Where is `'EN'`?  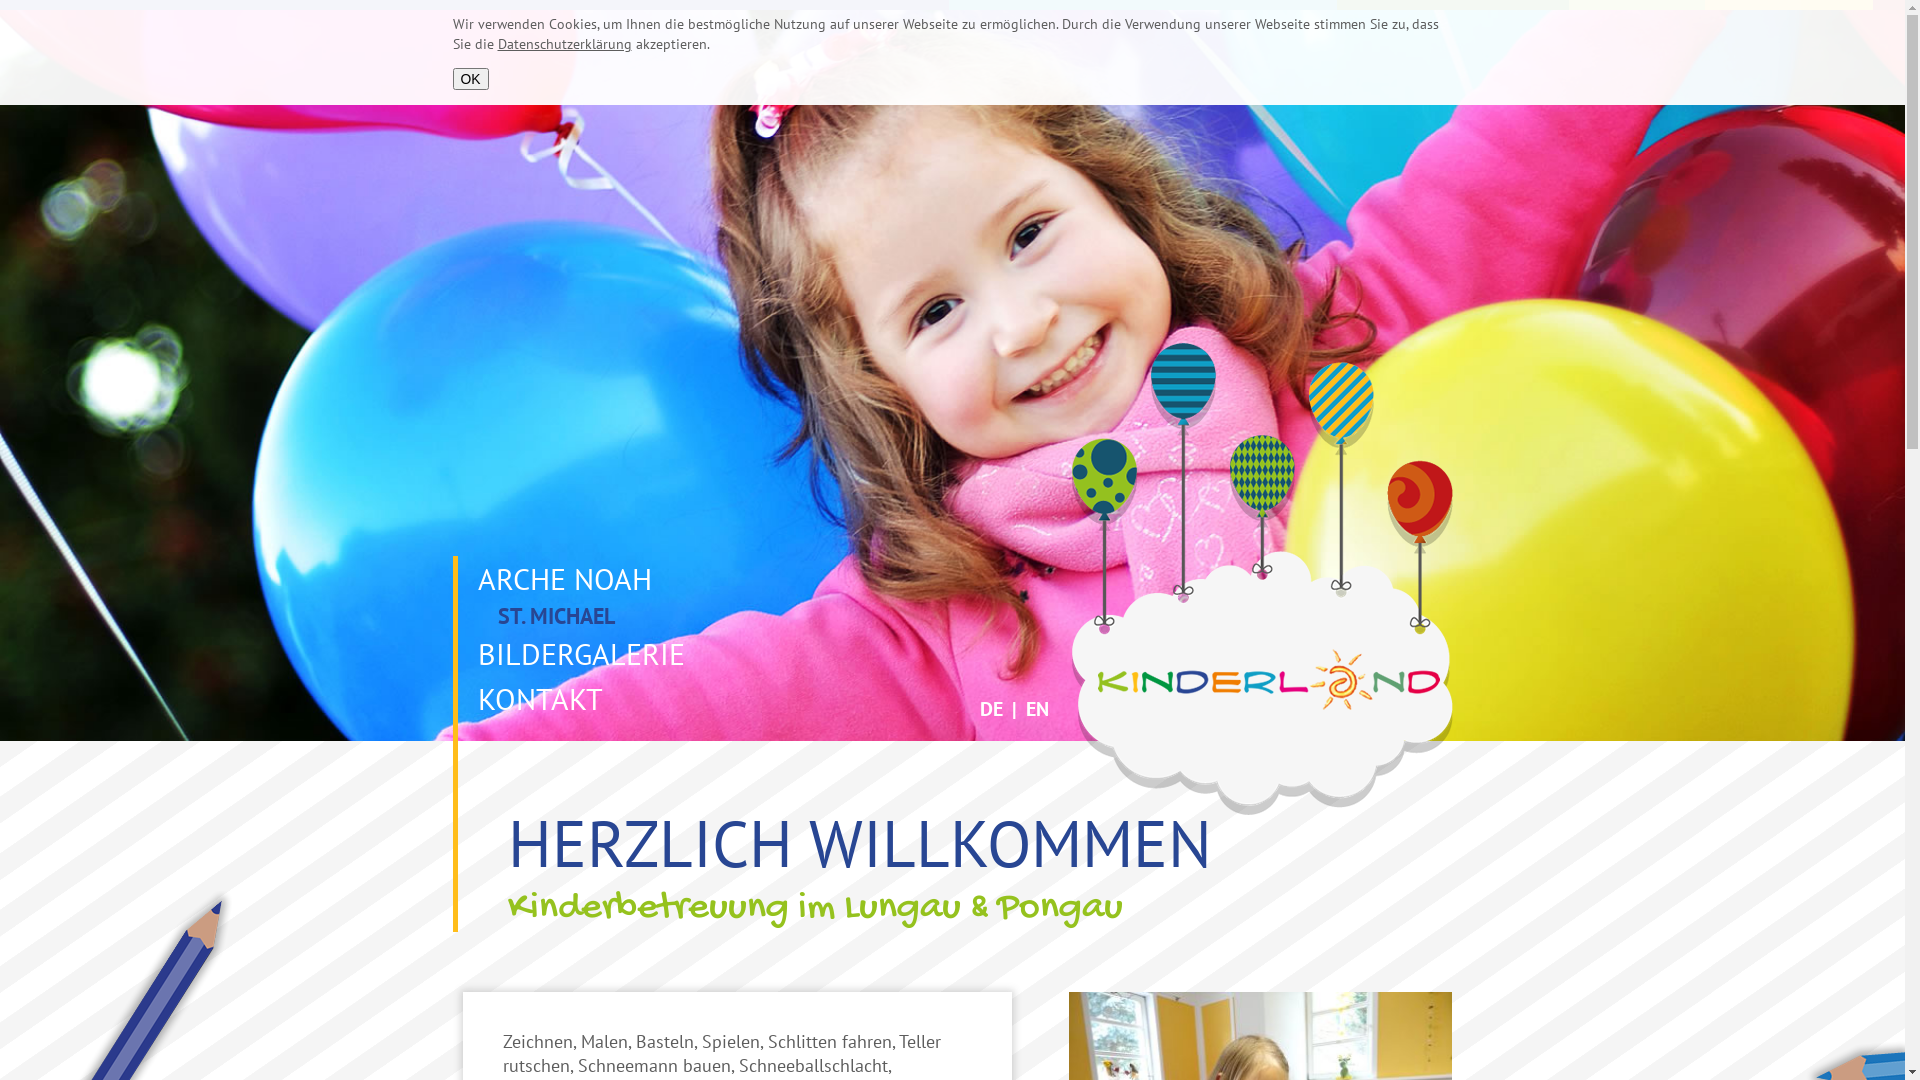 'EN' is located at coordinates (1037, 708).